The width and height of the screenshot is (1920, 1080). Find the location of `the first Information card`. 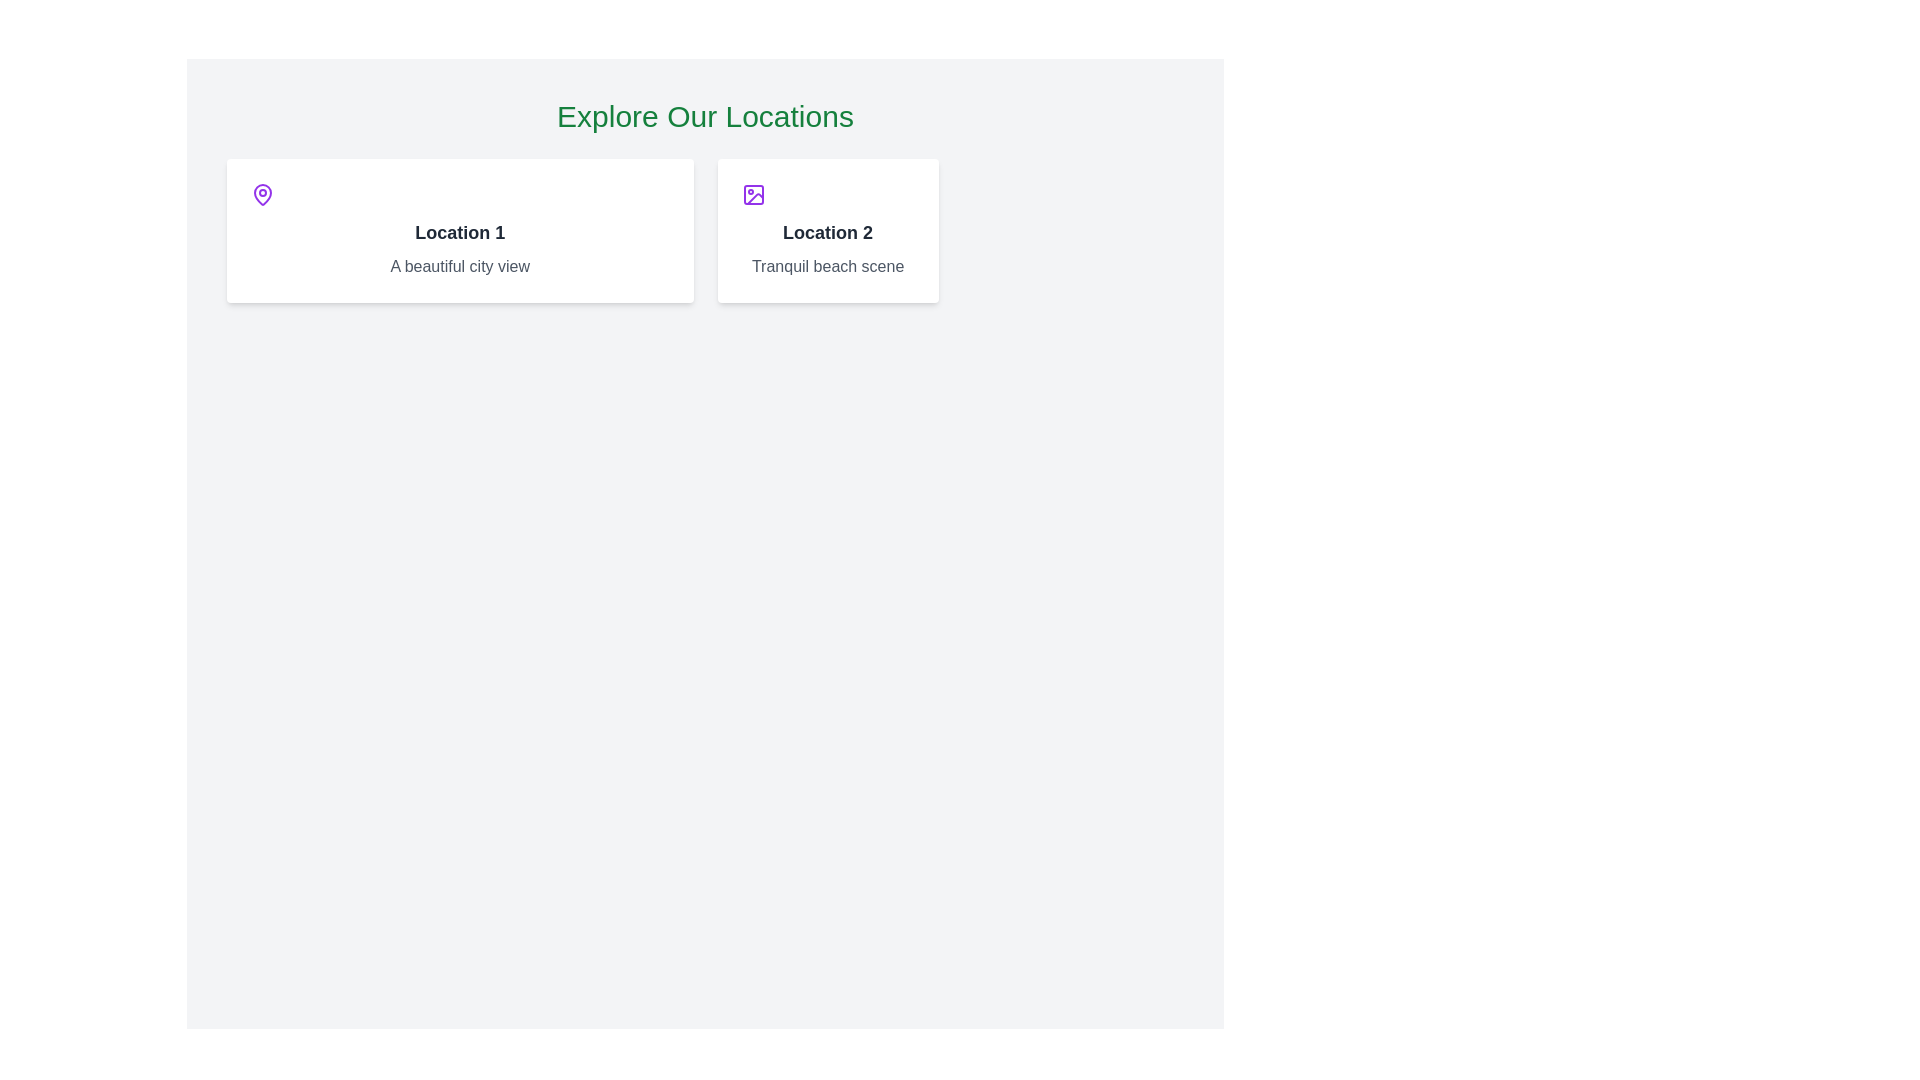

the first Information card is located at coordinates (459, 230).